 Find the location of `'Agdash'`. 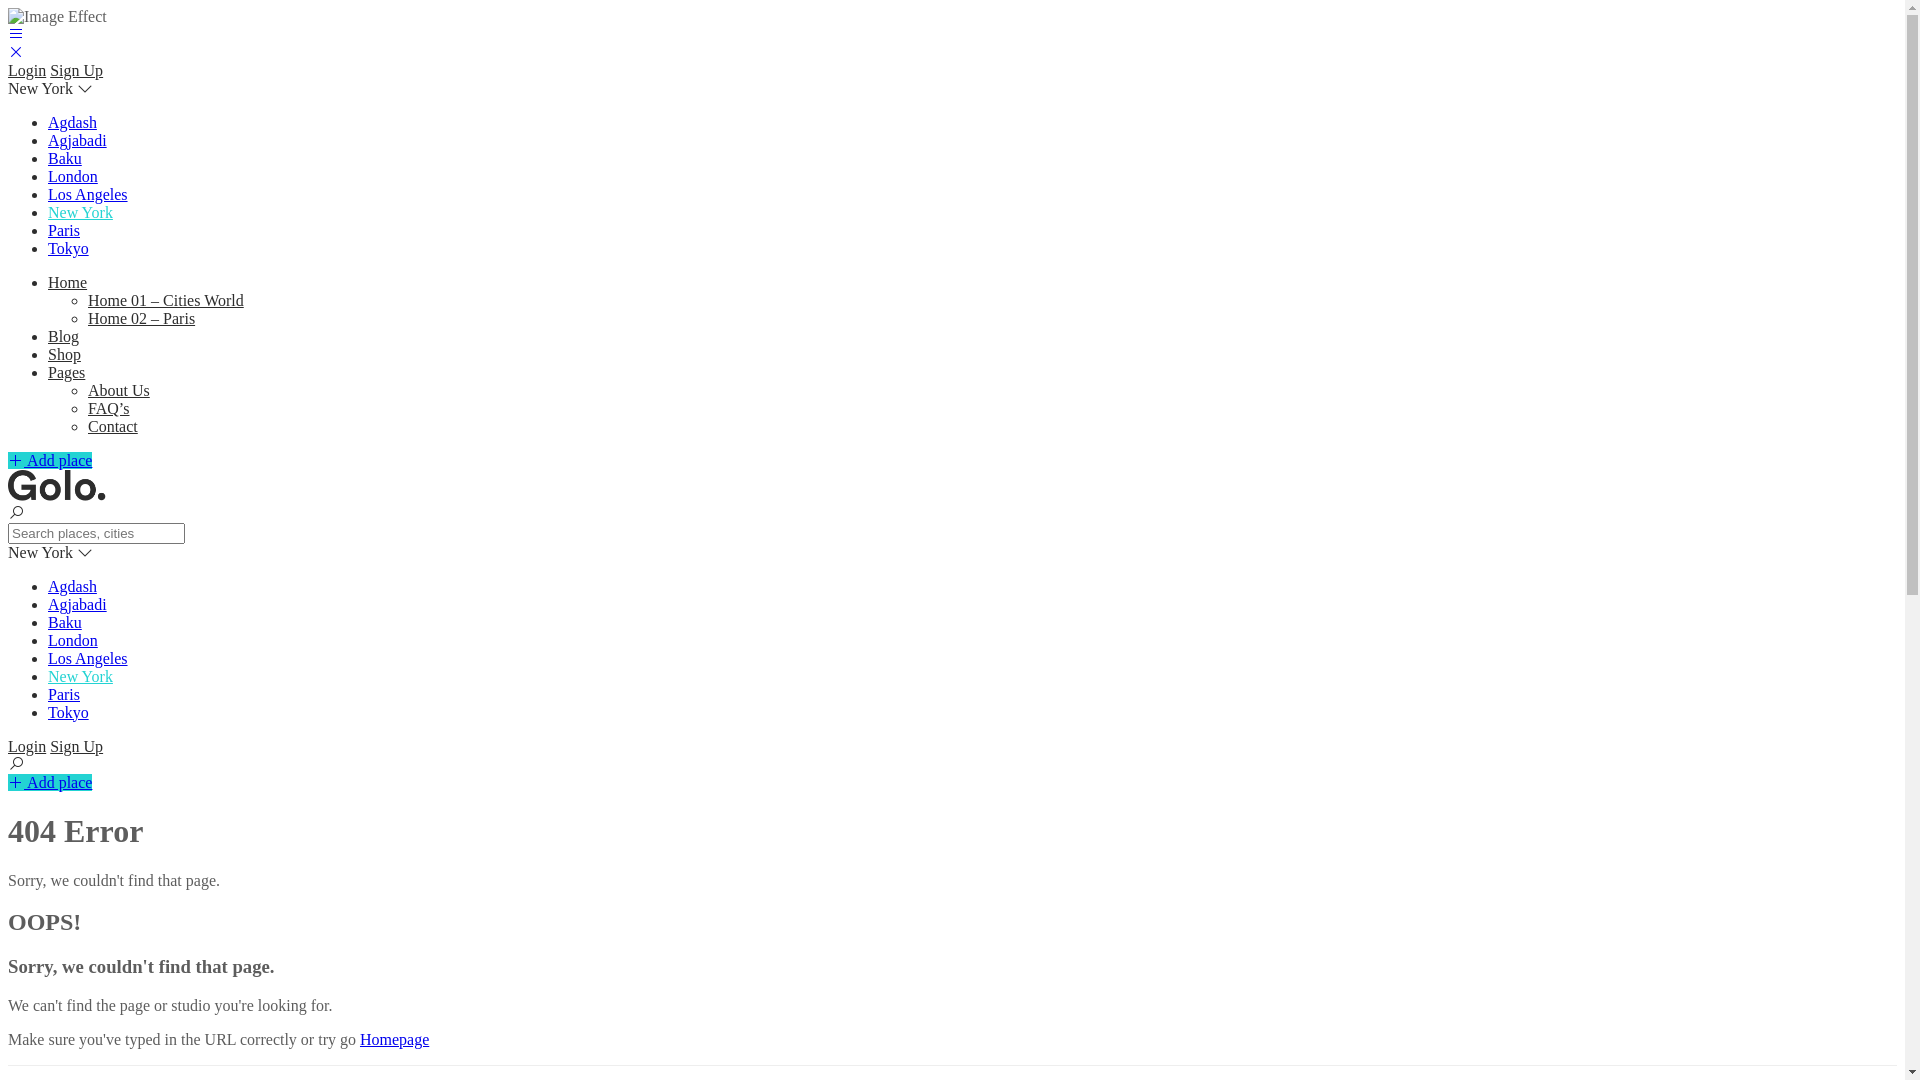

'Agdash' is located at coordinates (72, 585).